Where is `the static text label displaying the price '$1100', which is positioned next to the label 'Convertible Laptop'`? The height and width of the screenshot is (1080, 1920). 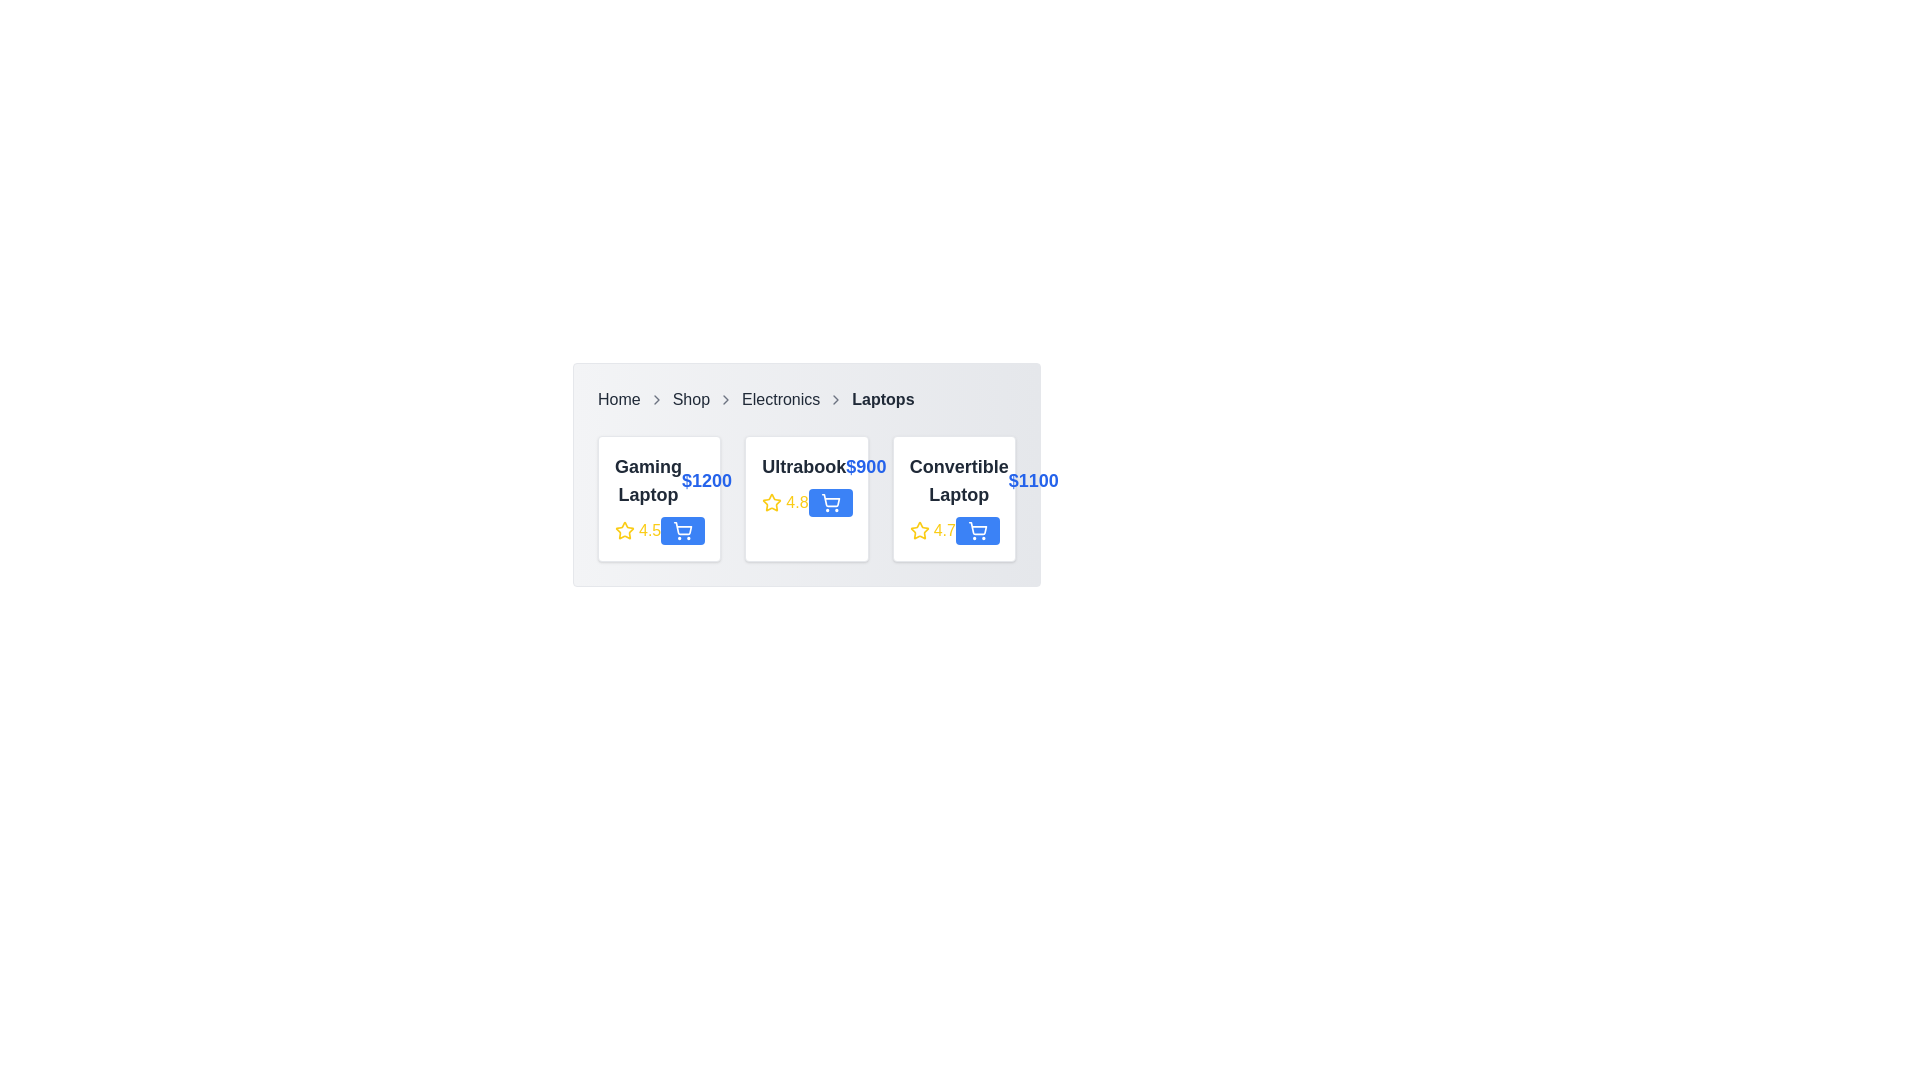 the static text label displaying the price '$1100', which is positioned next to the label 'Convertible Laptop' is located at coordinates (1033, 481).